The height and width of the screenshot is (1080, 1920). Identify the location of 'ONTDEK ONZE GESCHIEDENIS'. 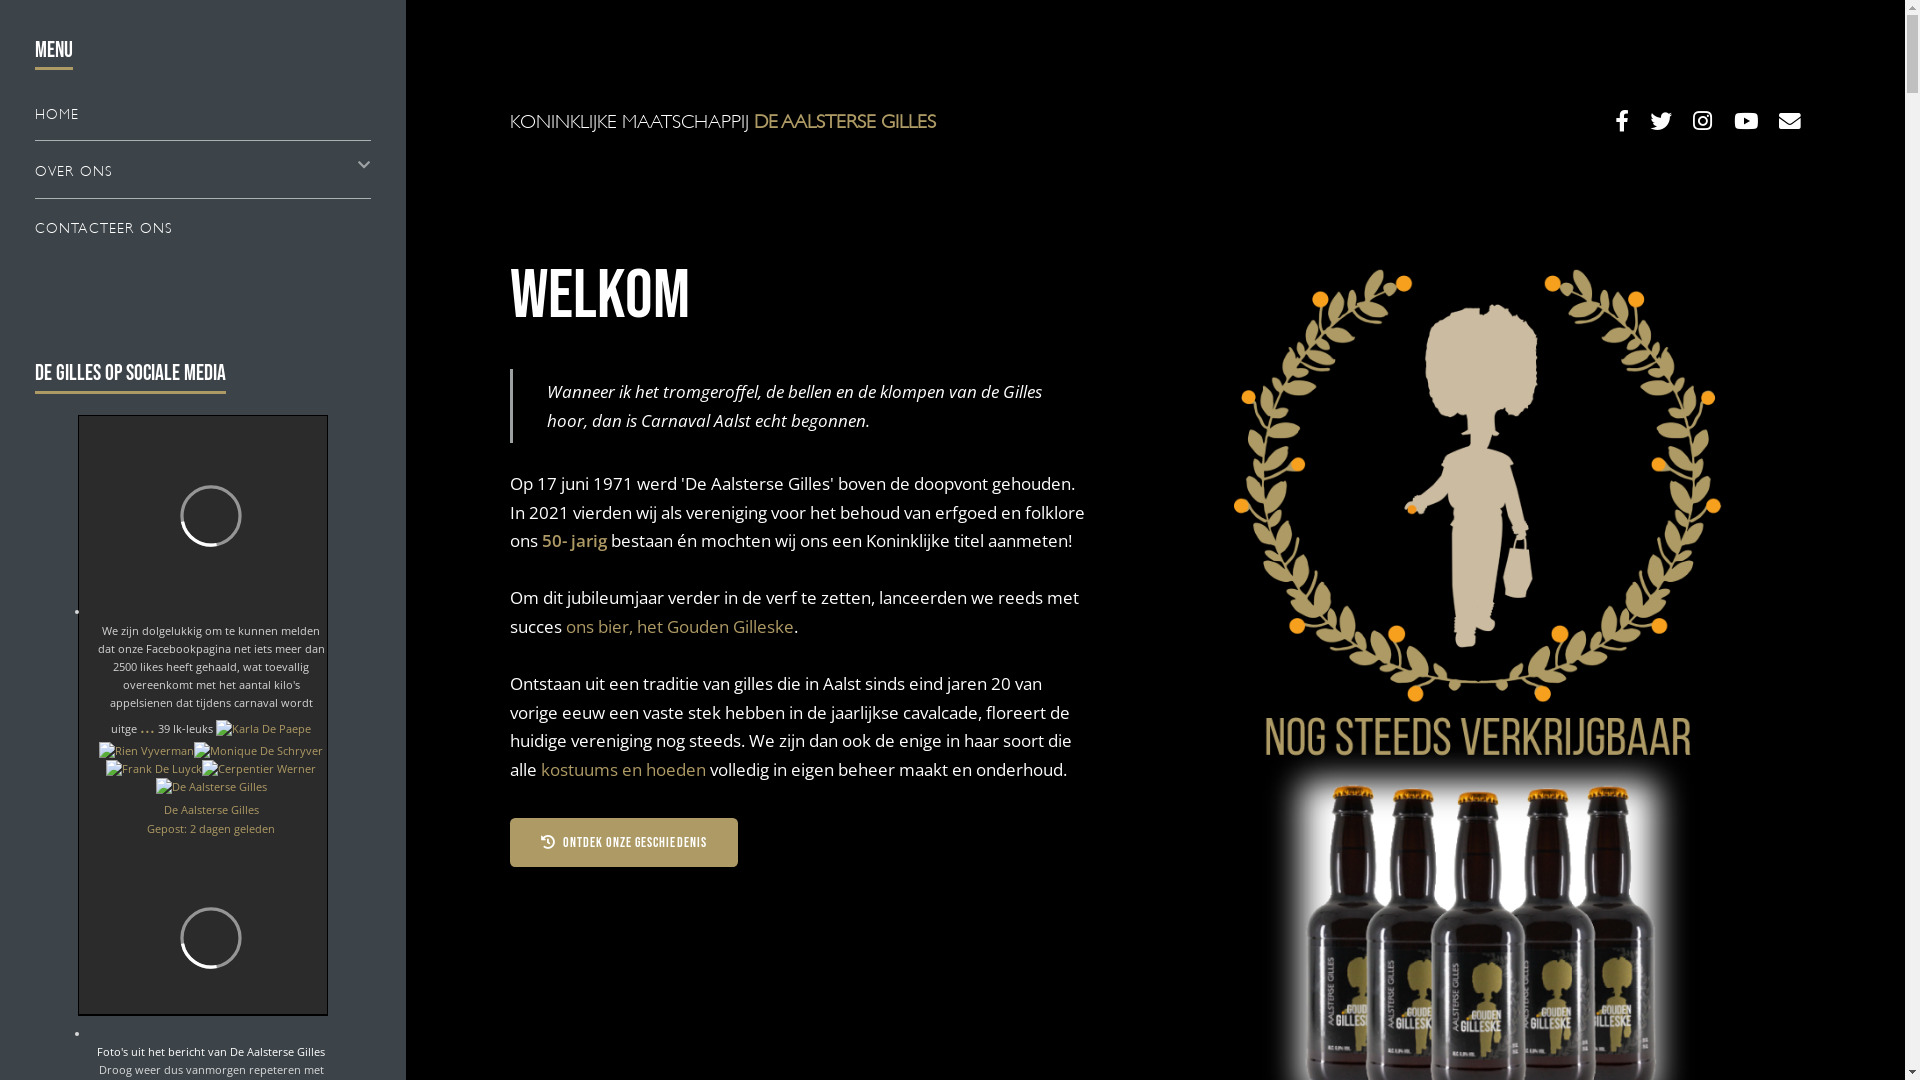
(623, 842).